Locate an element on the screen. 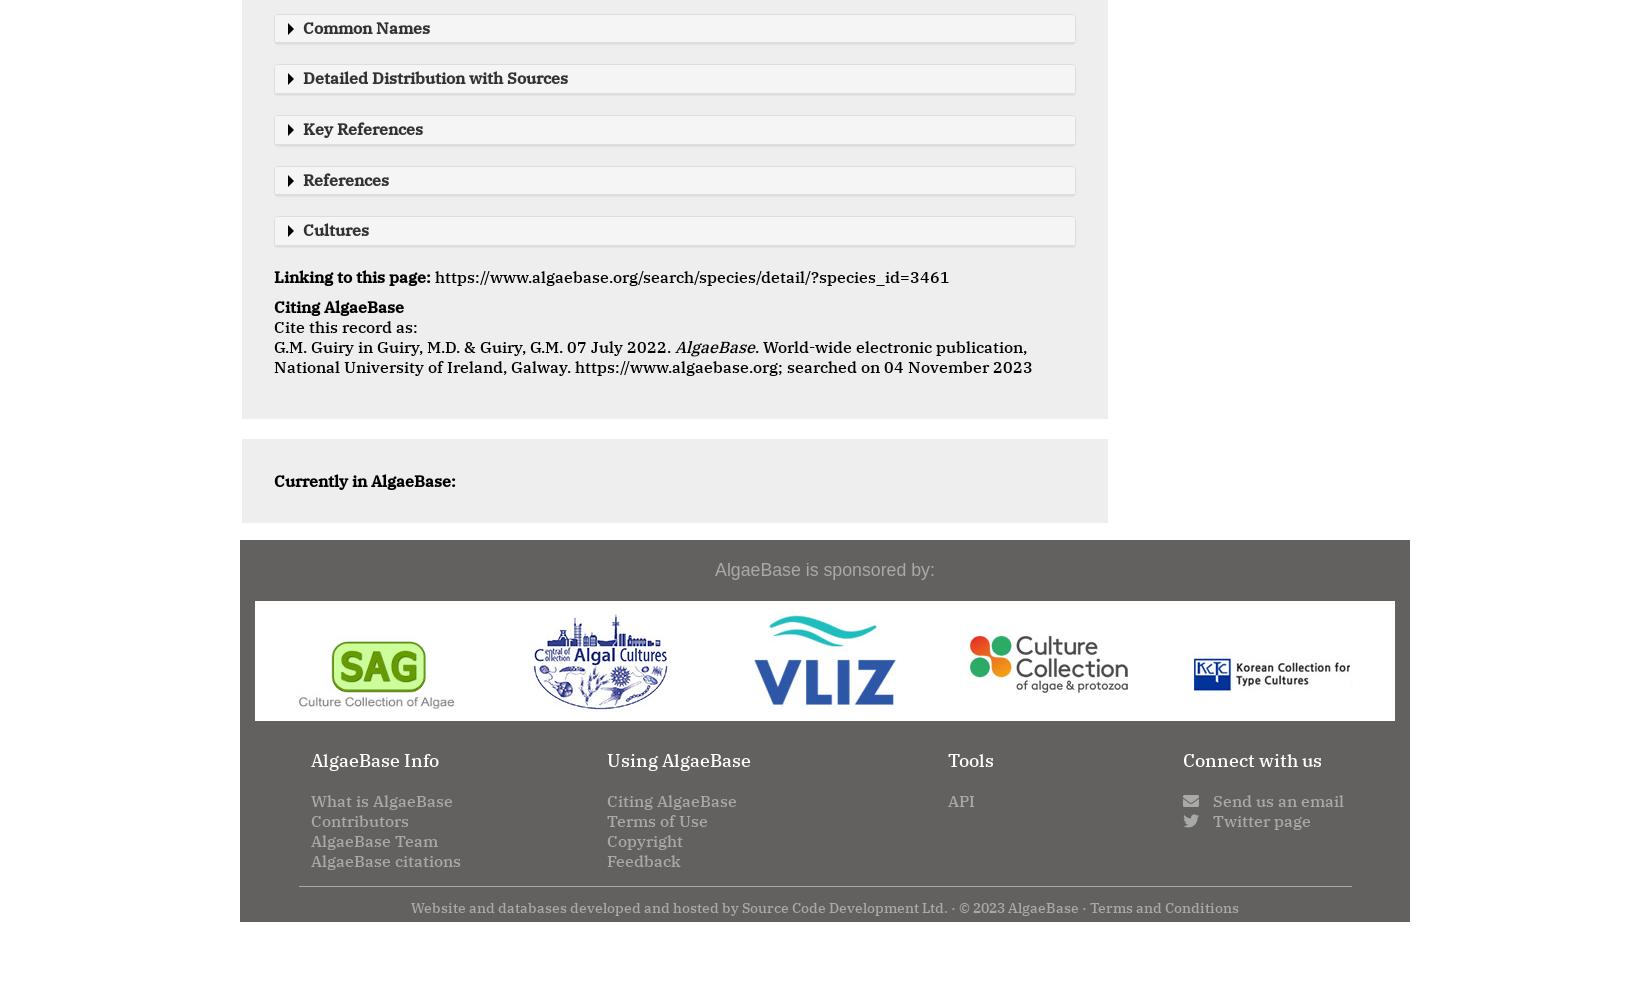  'Website and databases developed and hosted by Source Code Development Ltd. · ©' is located at coordinates (691, 907).